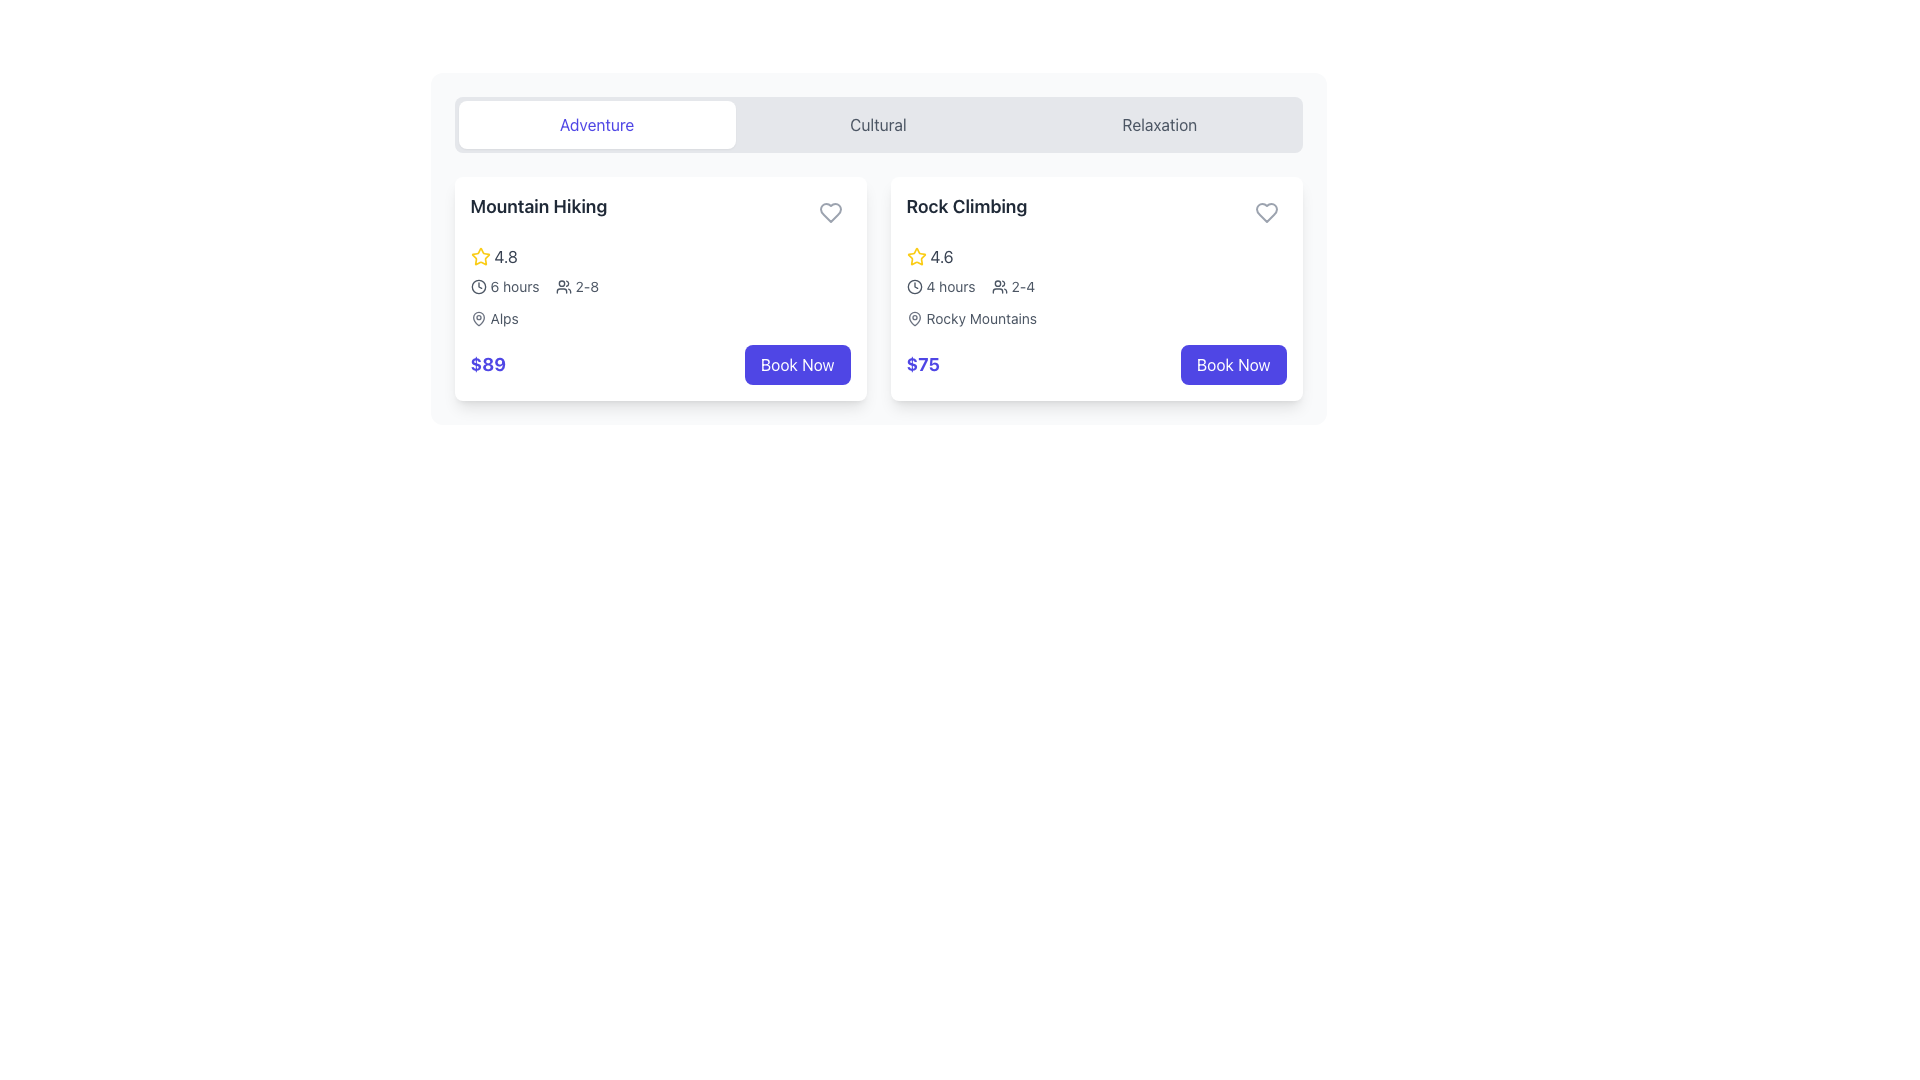 The height and width of the screenshot is (1080, 1920). I want to click on the clock icon representing the time duration of 6 hours for the 'Mountain Hiking' card in the 'Adventure' category section, so click(477, 286).